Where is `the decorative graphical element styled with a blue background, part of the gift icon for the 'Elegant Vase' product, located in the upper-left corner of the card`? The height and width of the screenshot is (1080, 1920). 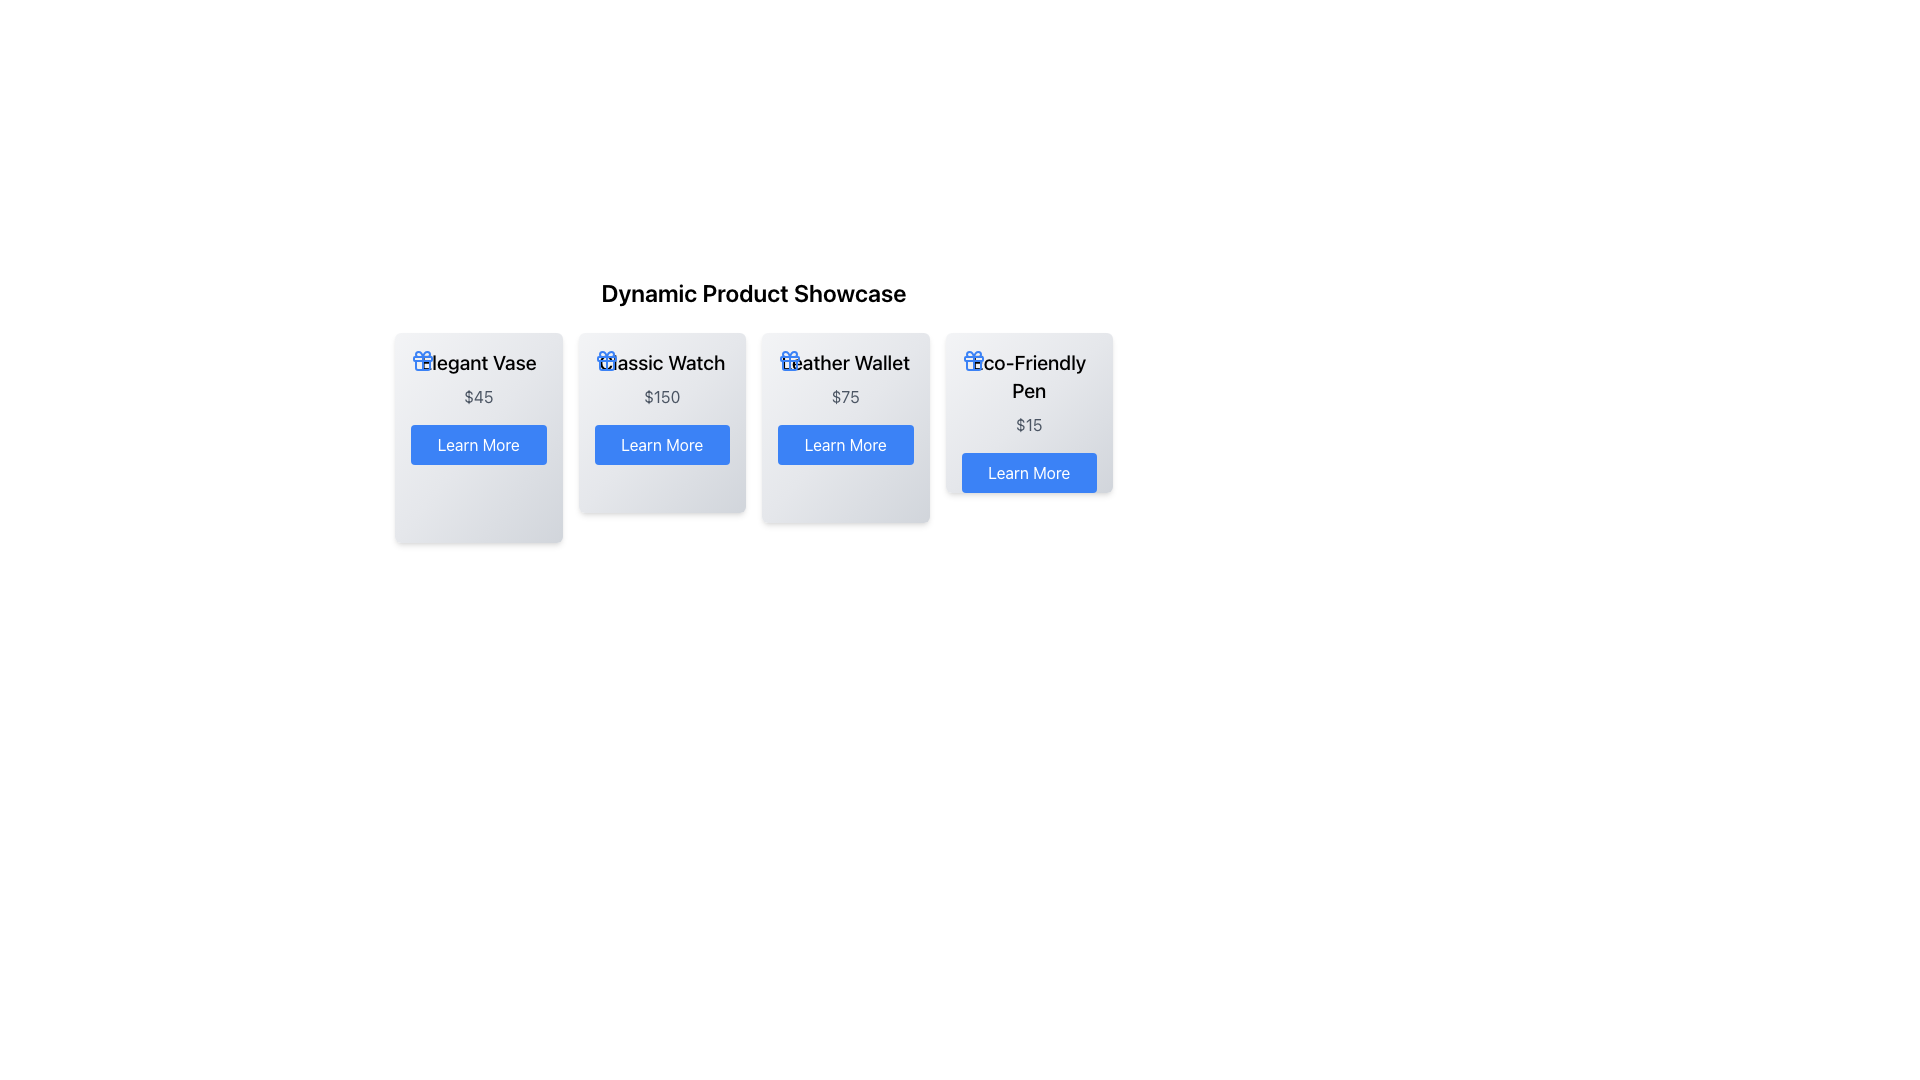
the decorative graphical element styled with a blue background, part of the gift icon for the 'Elegant Vase' product, located in the upper-left corner of the card is located at coordinates (421, 357).